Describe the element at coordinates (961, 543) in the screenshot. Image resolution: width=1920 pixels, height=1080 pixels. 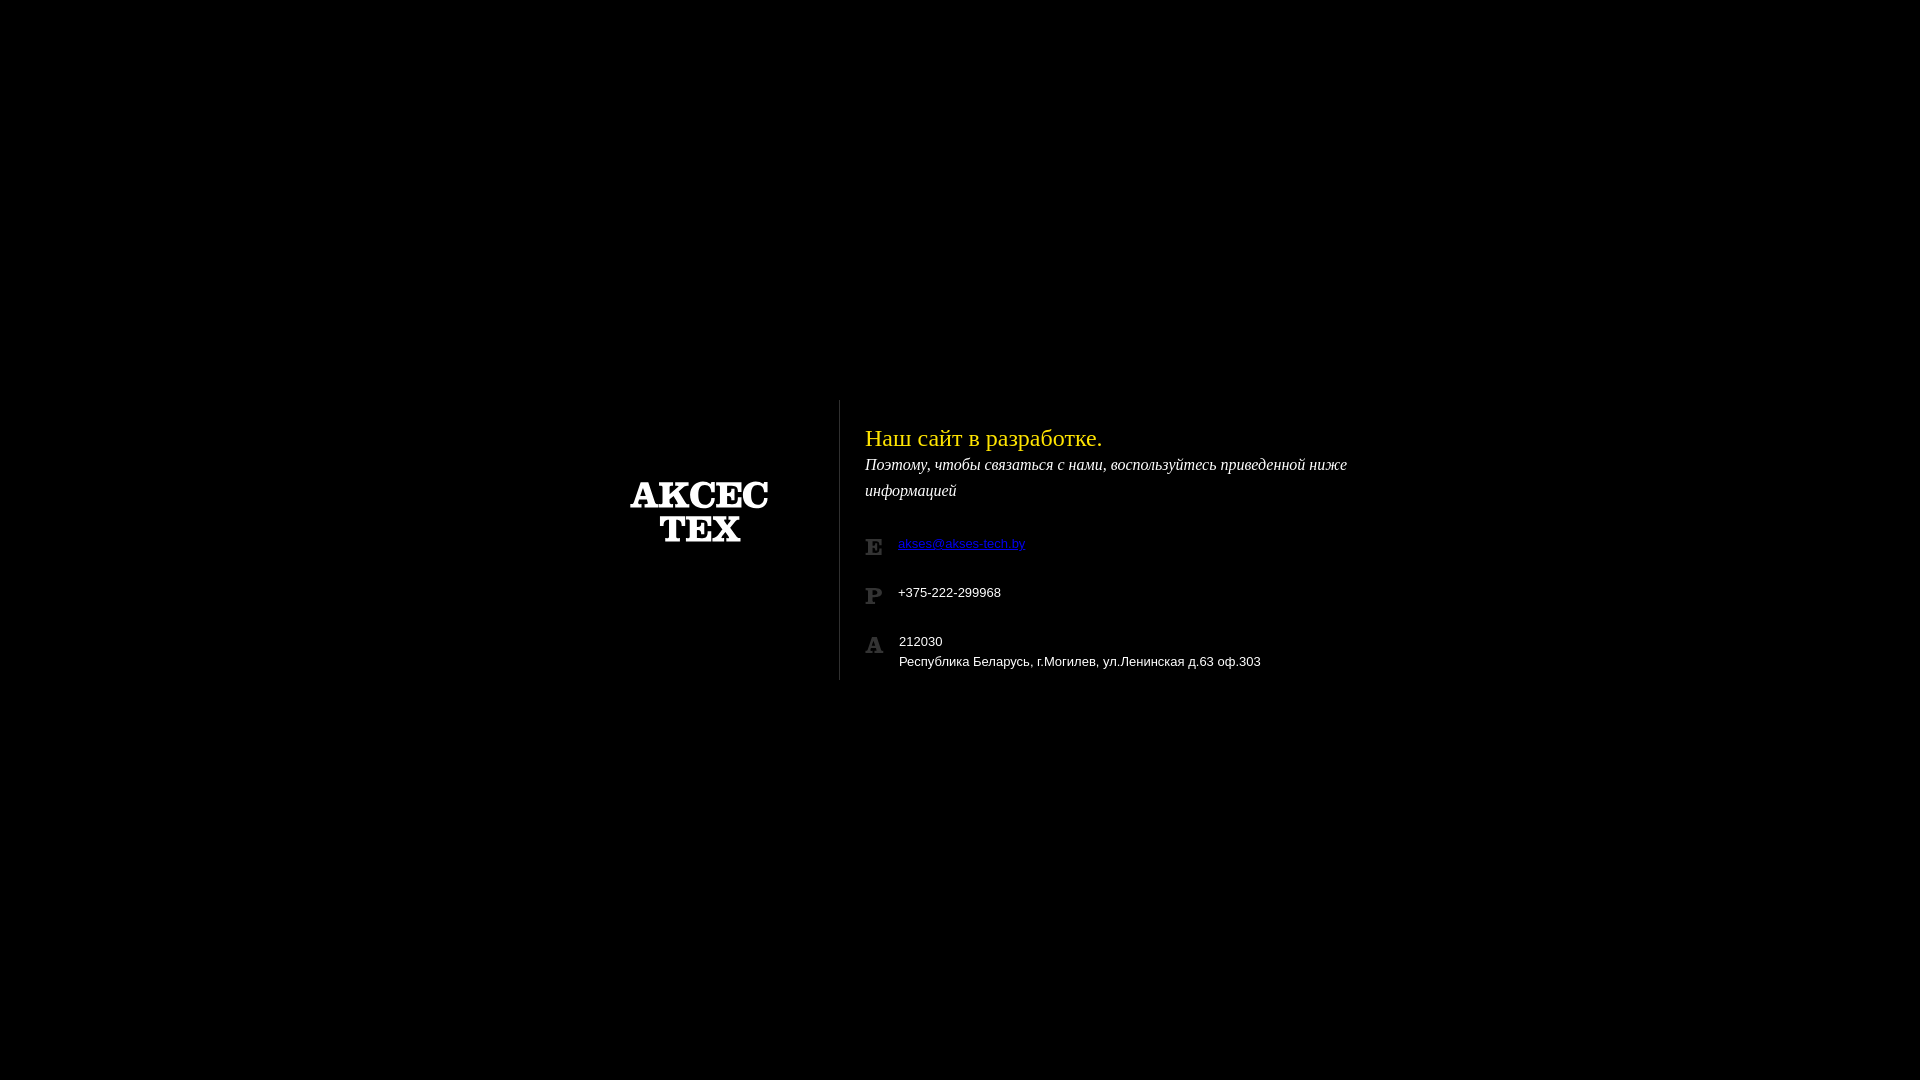
I see `'akses@akses-tech.by'` at that location.